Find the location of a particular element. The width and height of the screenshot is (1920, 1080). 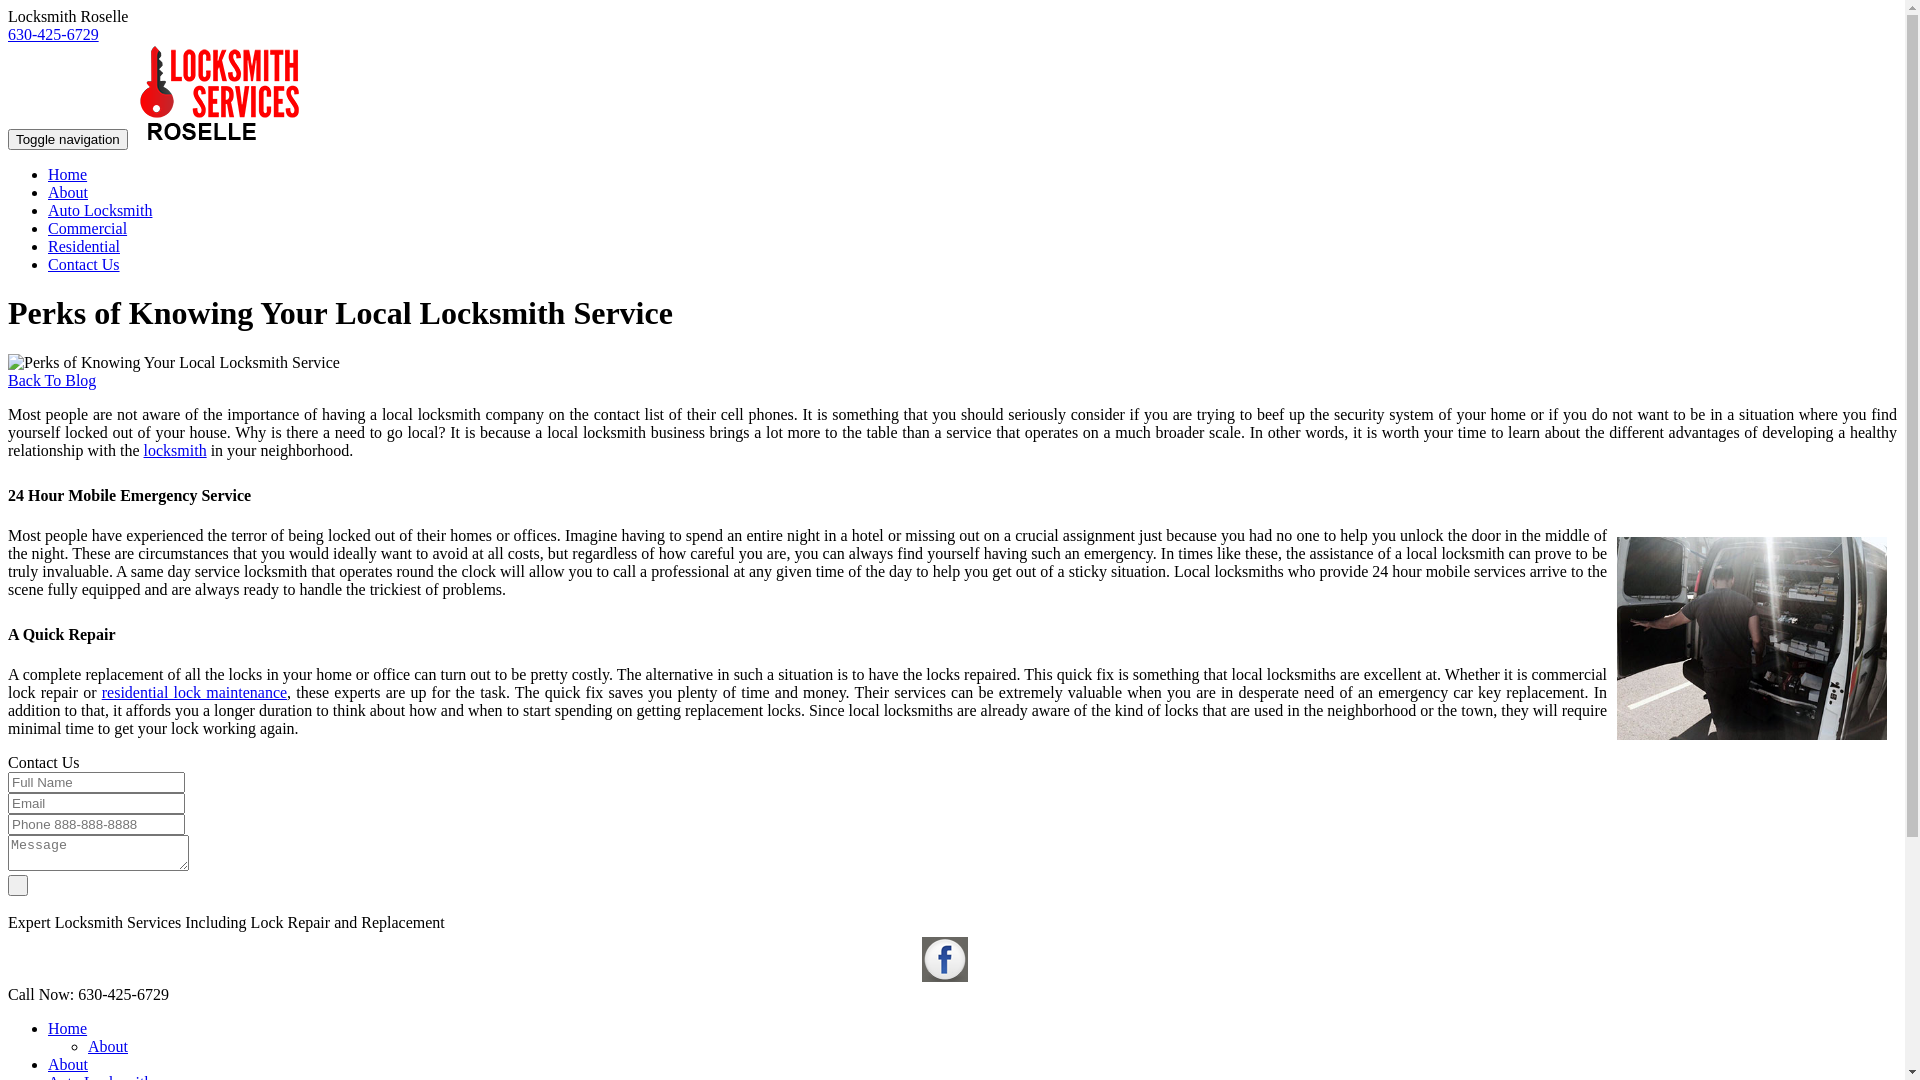

'Home' is located at coordinates (67, 1028).